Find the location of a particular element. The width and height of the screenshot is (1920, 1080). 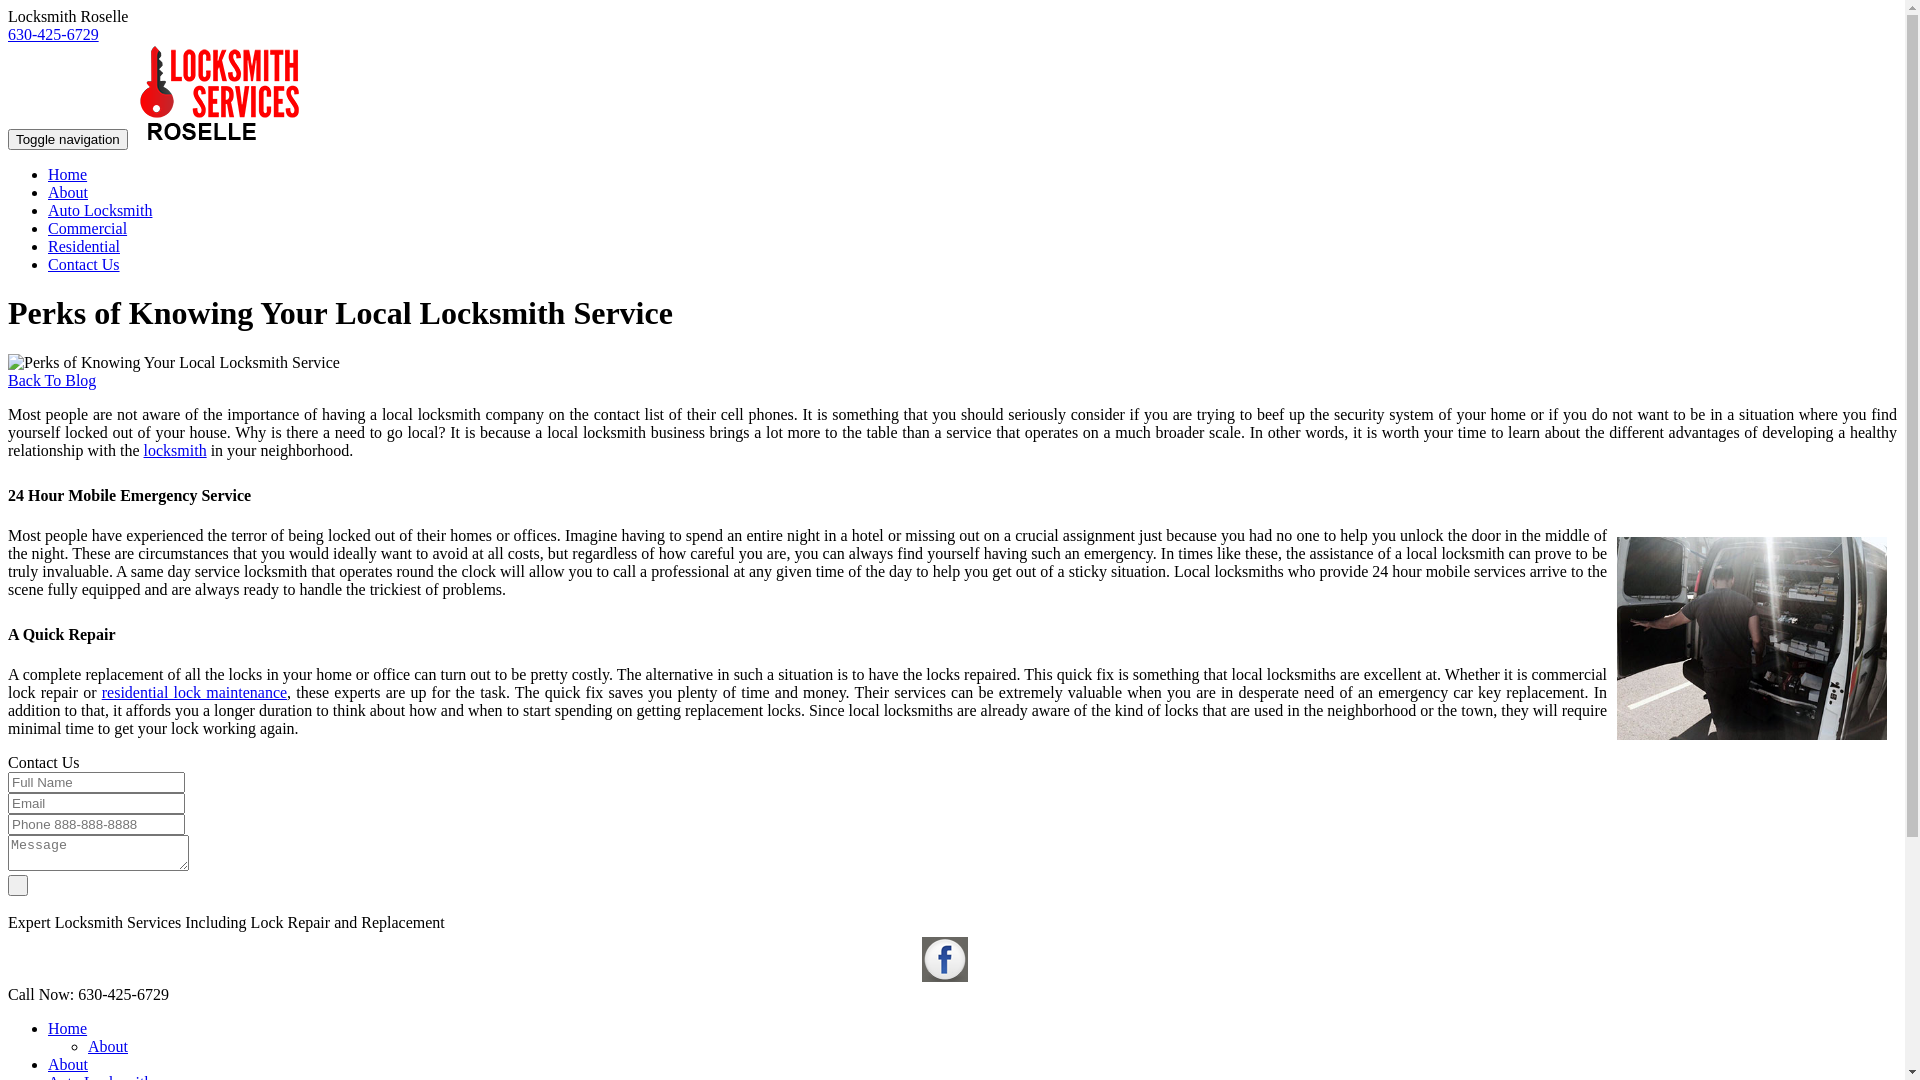

'Home' is located at coordinates (67, 1028).